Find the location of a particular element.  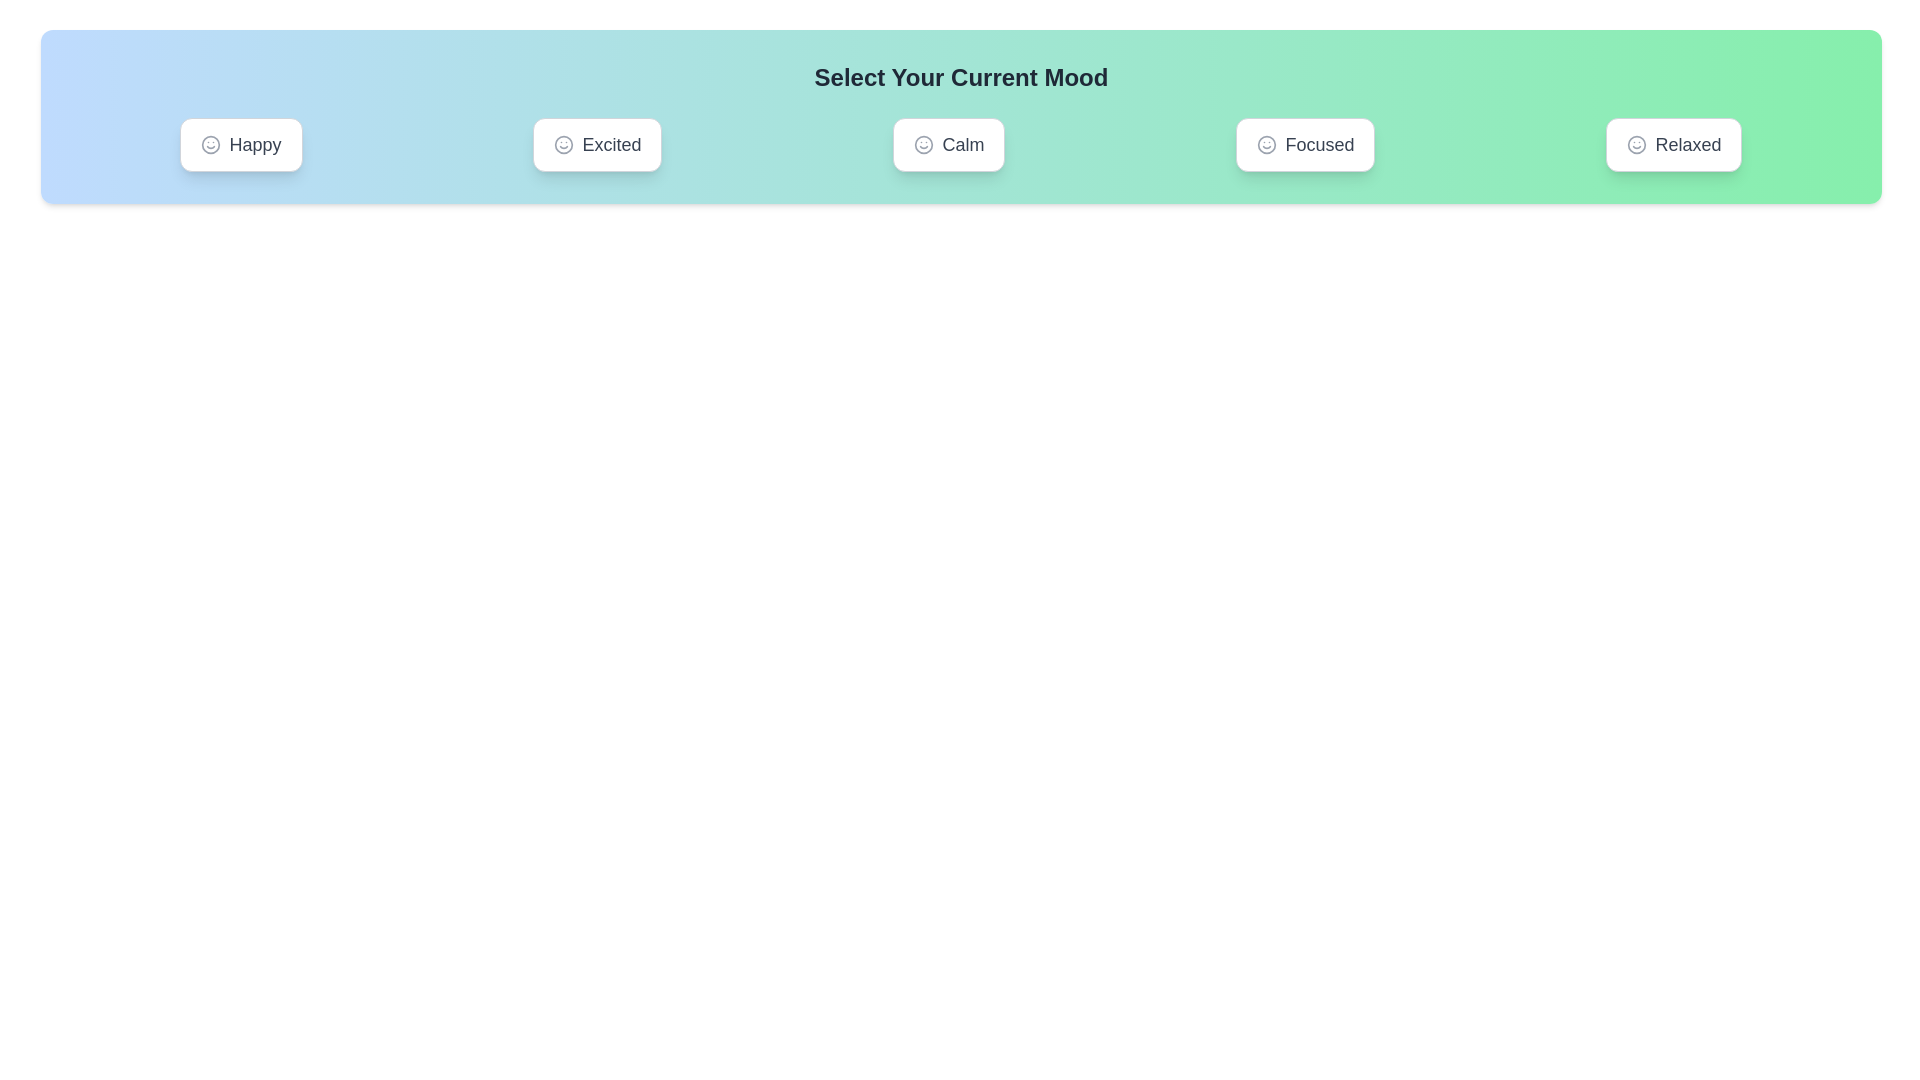

the mood Excited by clicking on its corresponding button is located at coordinates (595, 144).